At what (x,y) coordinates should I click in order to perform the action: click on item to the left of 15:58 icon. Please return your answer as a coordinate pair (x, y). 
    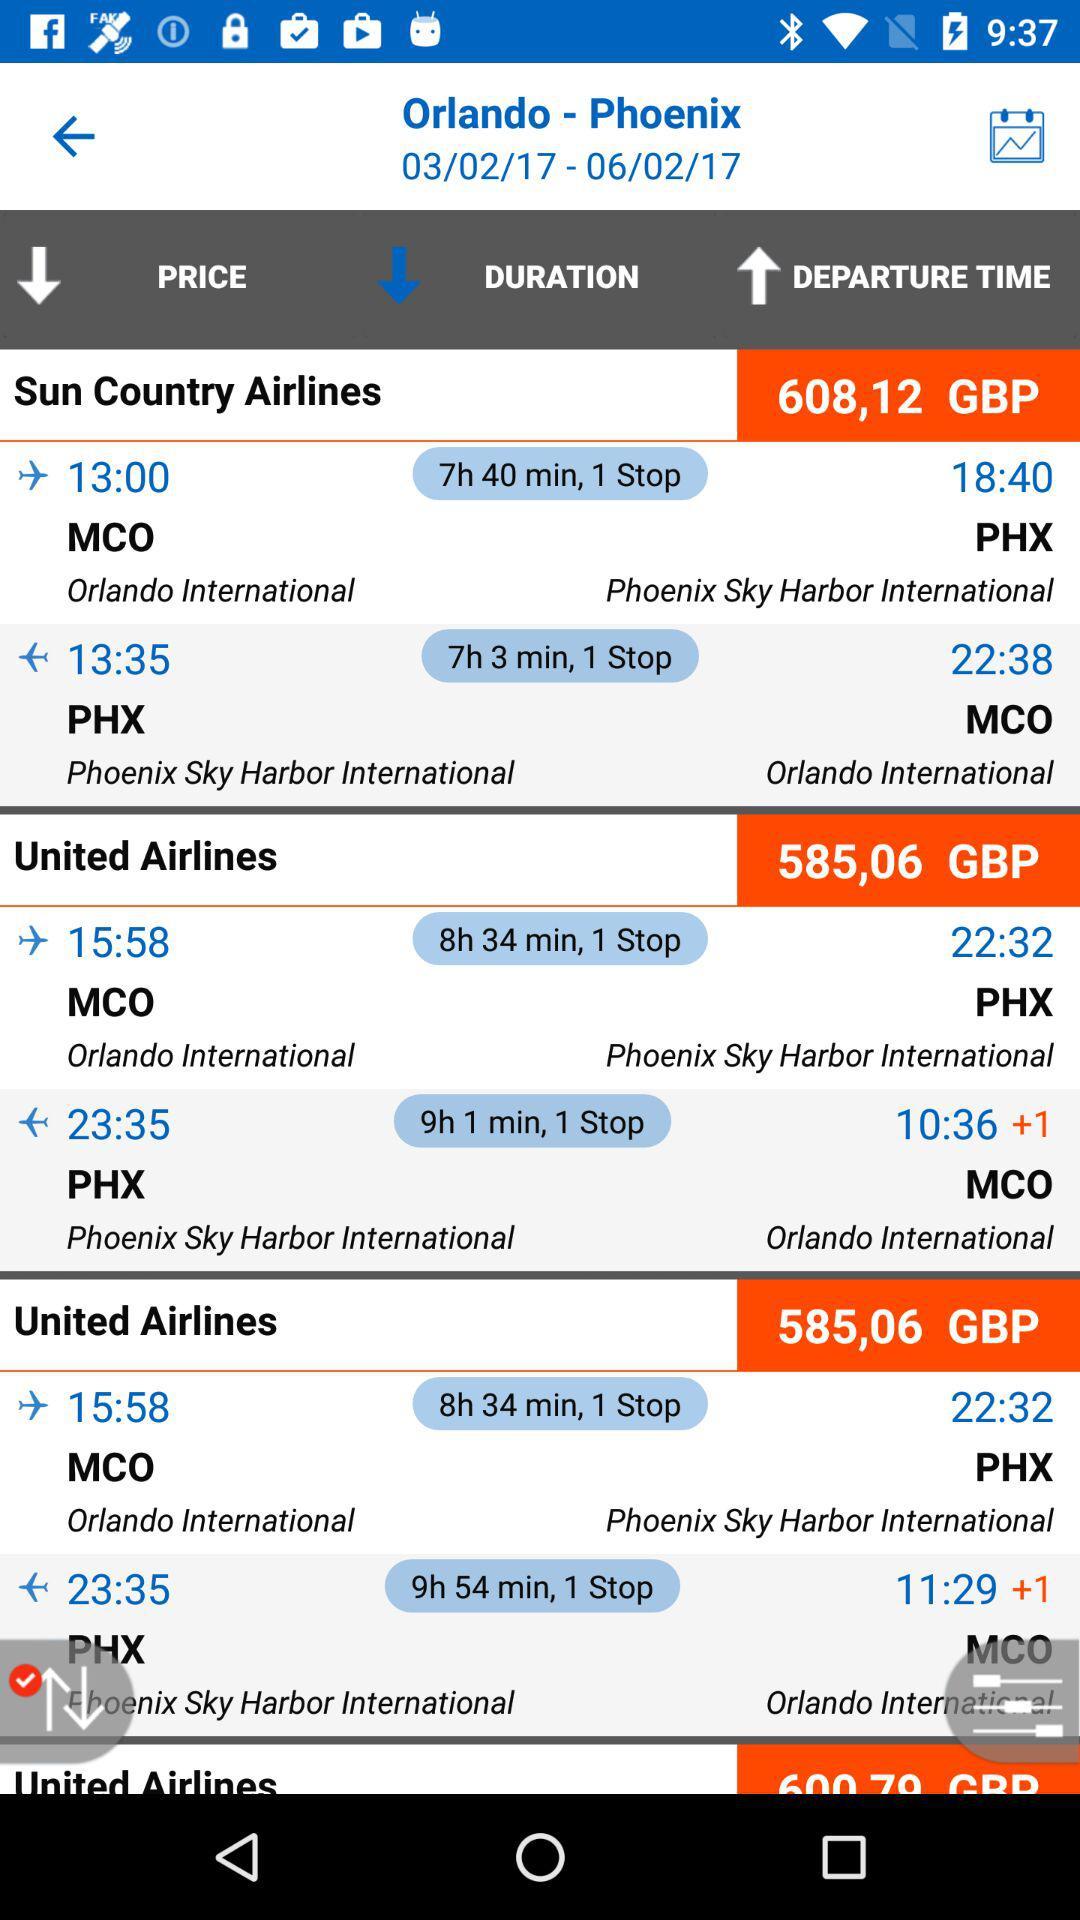
    Looking at the image, I should click on (33, 974).